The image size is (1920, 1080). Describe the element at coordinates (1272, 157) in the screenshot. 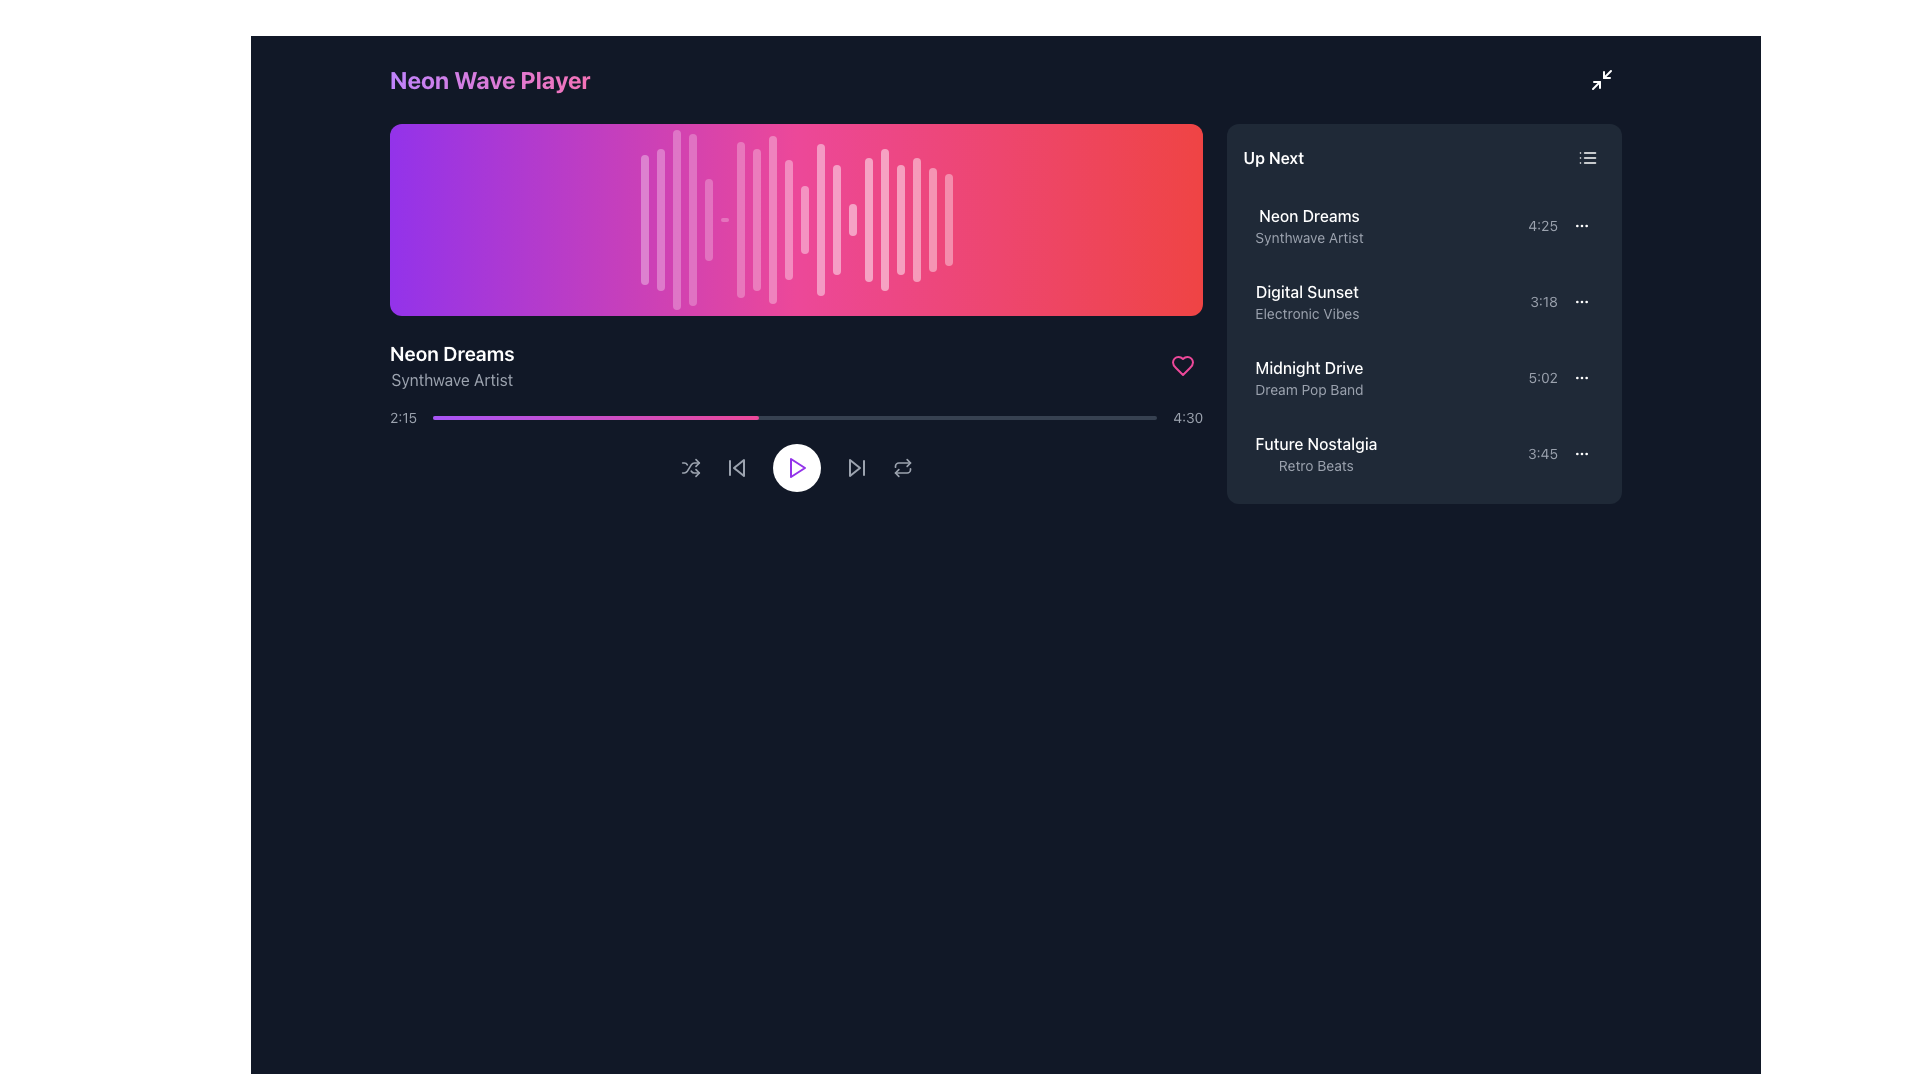

I see `the Static Text Label located at the top-left corner of the right-side panel, which serves as a section heading or title for the content or functionality of the section` at that location.